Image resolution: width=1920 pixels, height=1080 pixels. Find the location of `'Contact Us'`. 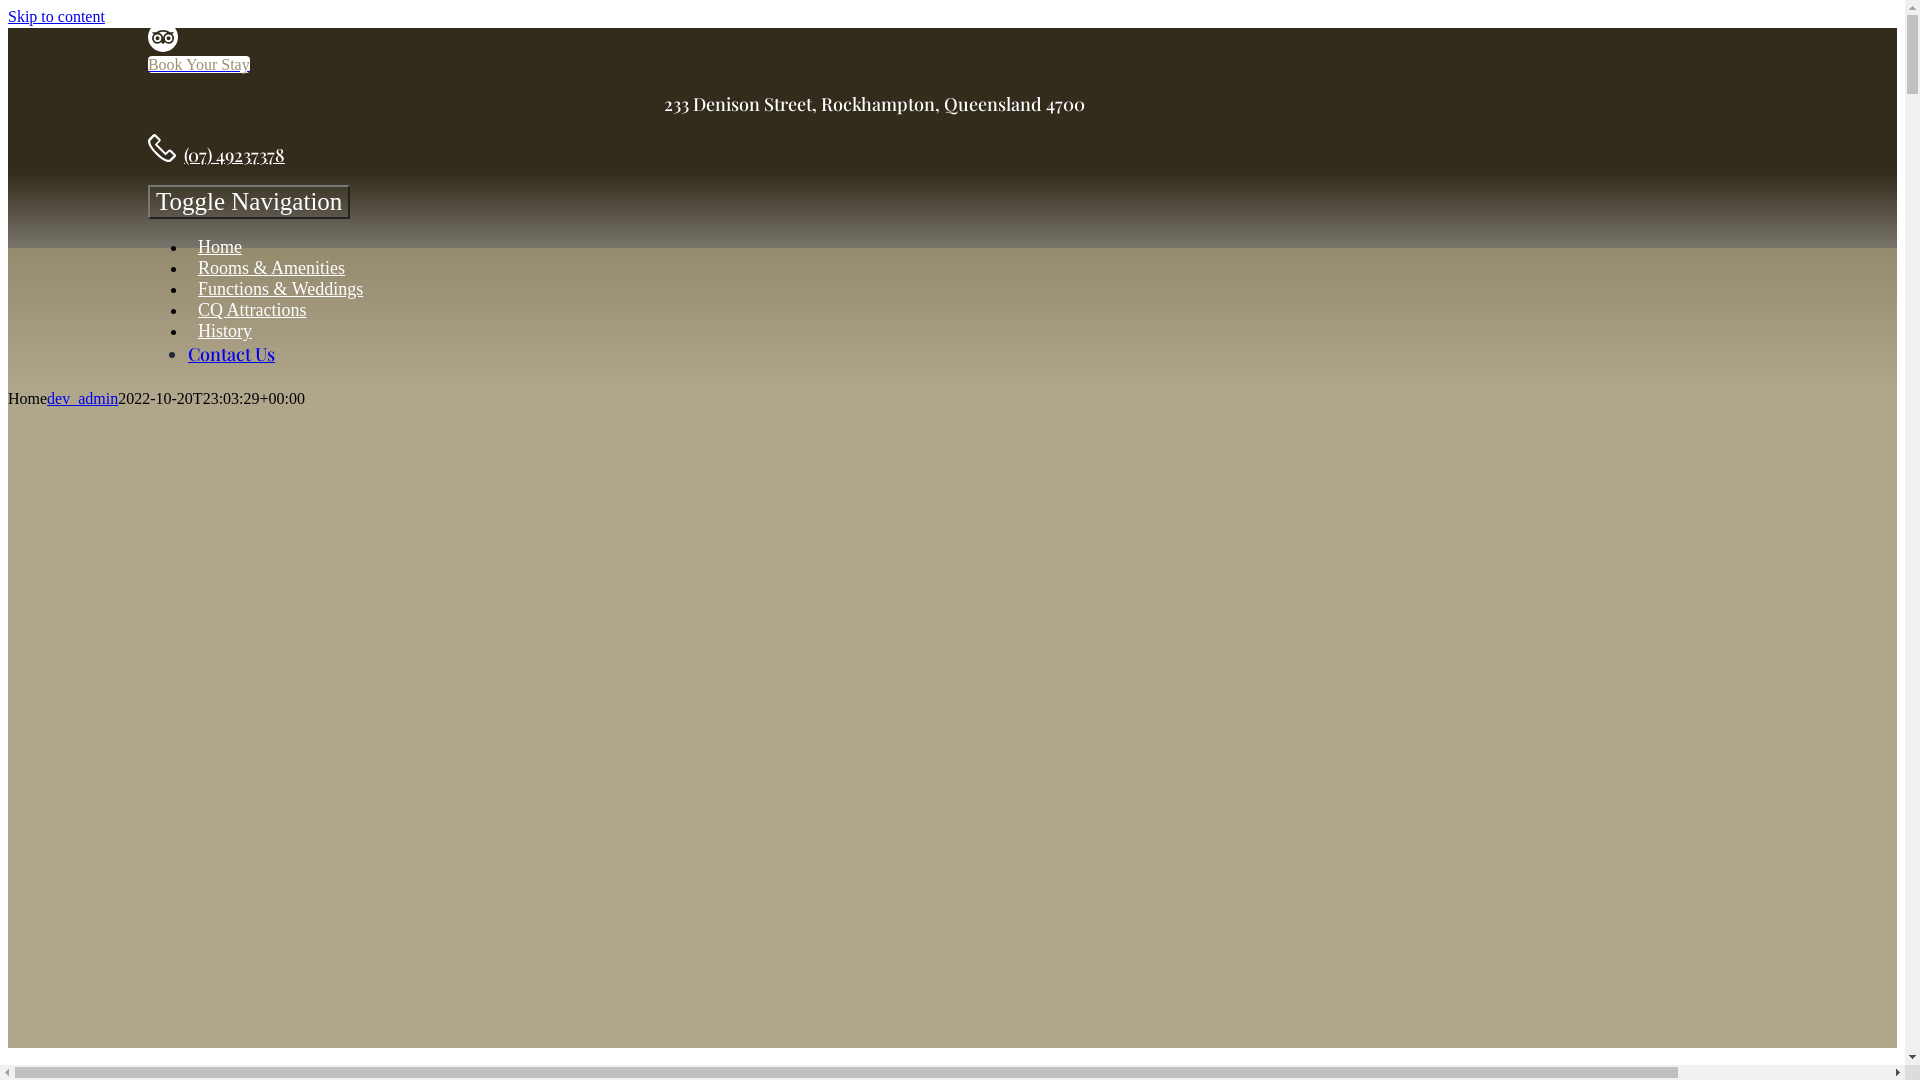

'Contact Us' is located at coordinates (231, 353).